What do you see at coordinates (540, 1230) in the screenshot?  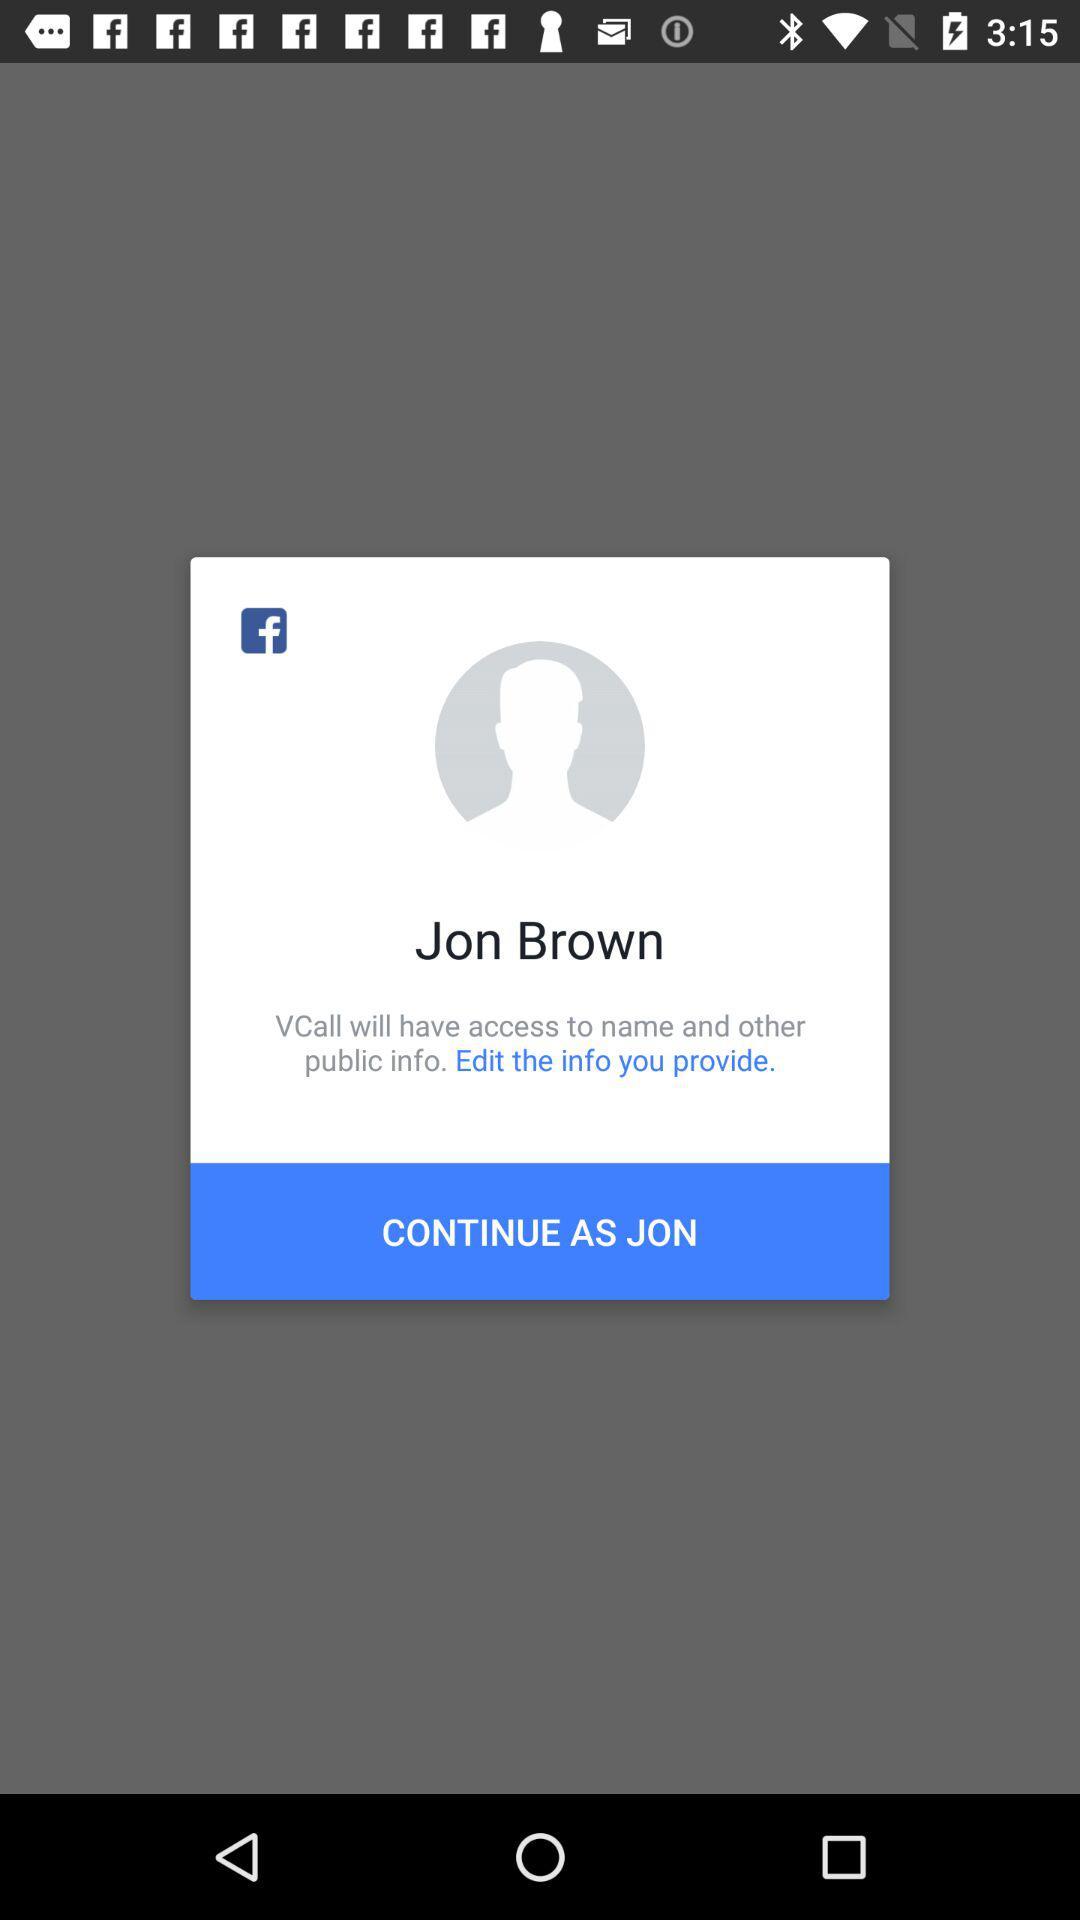 I see `the item below the vcall will have item` at bounding box center [540, 1230].